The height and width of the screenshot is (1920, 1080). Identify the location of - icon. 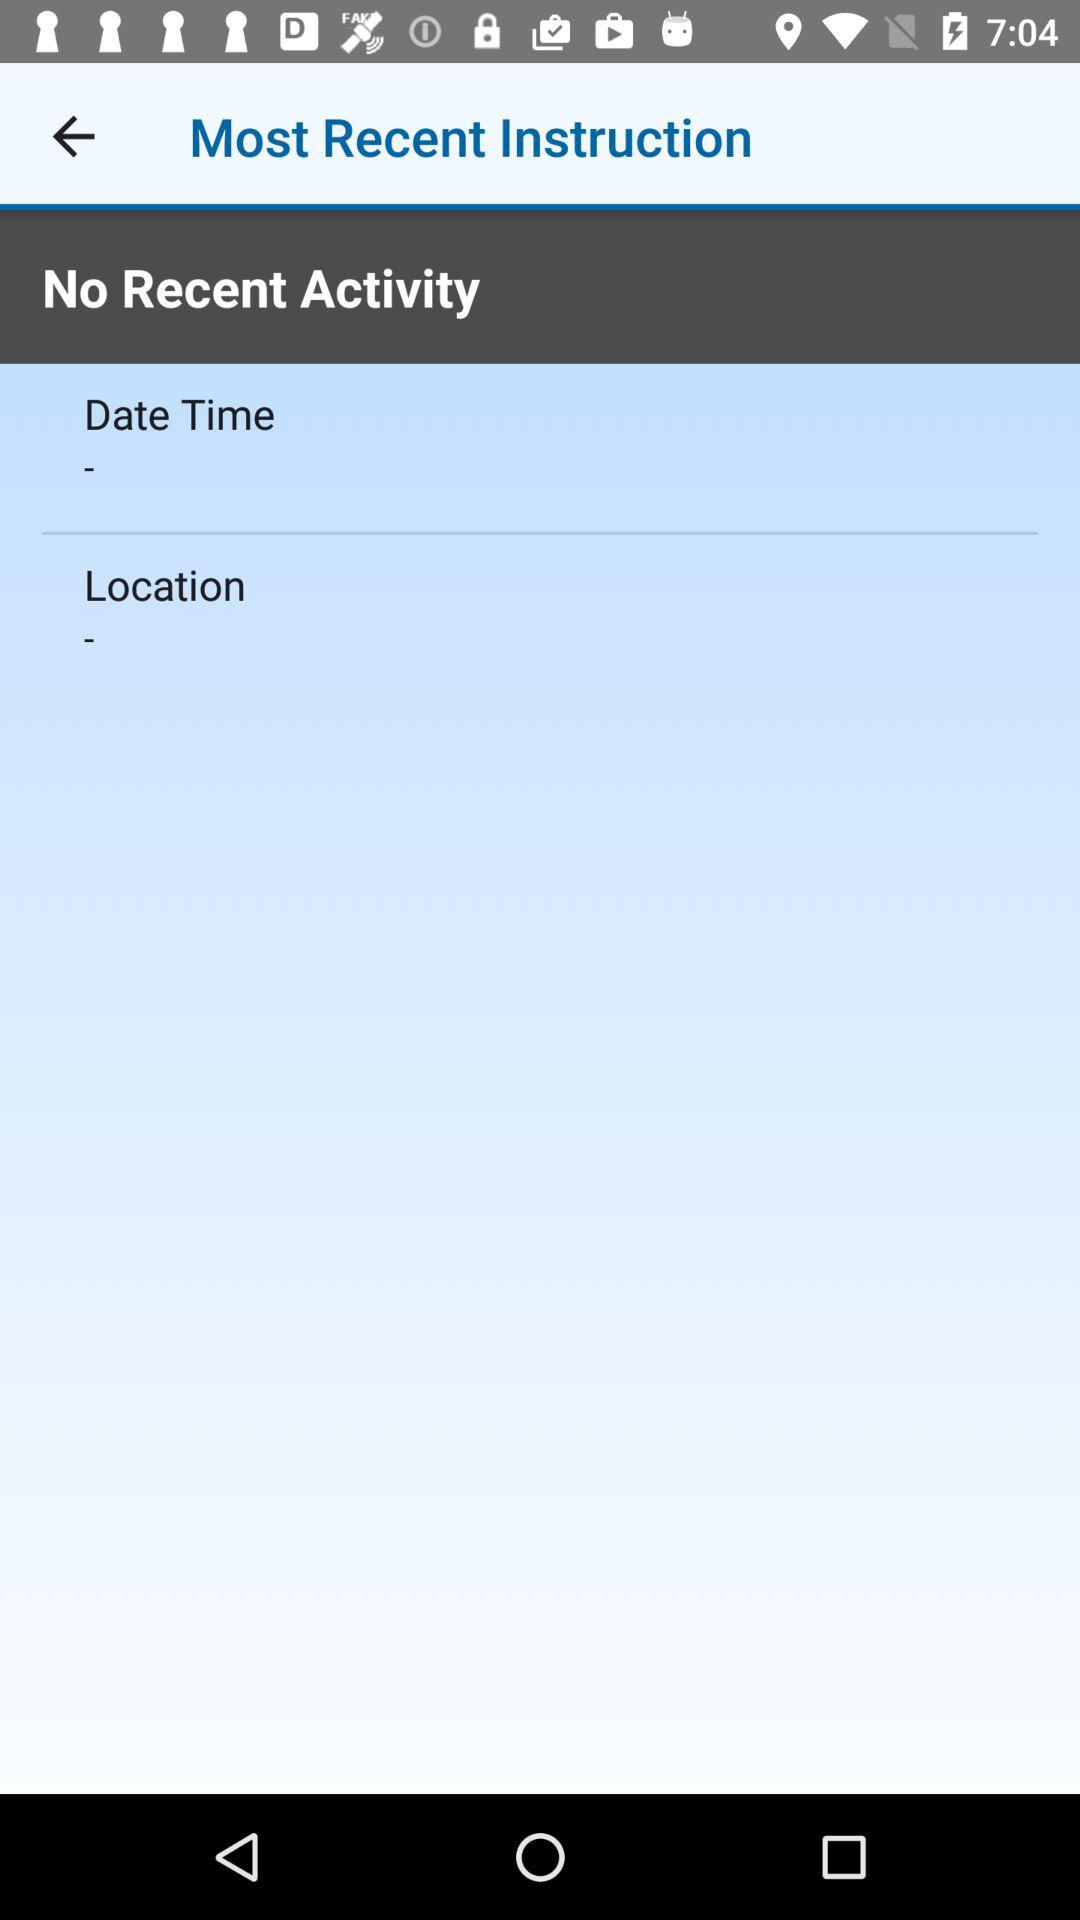
(540, 636).